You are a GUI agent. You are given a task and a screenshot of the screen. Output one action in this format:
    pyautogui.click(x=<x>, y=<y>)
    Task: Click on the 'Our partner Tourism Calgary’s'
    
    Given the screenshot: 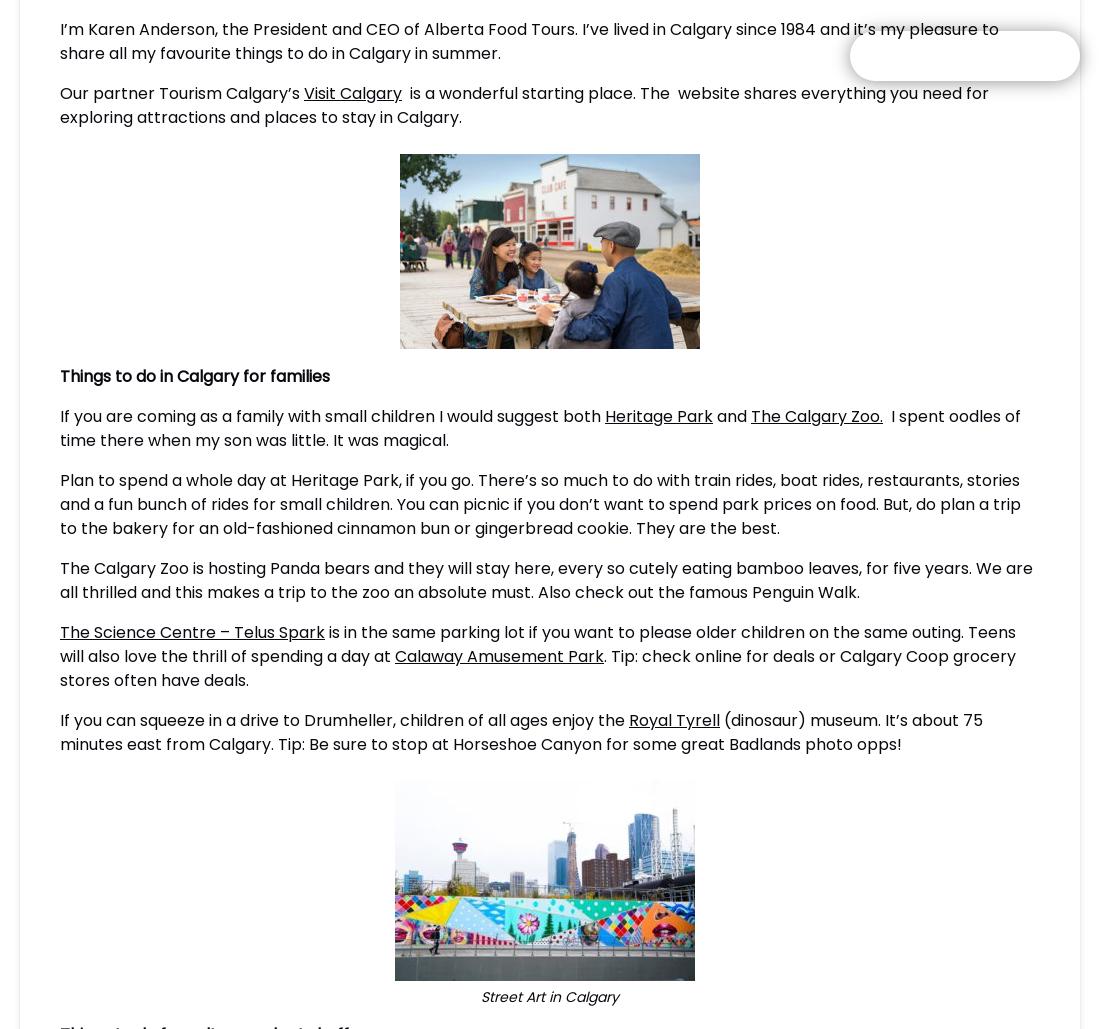 What is the action you would take?
    pyautogui.click(x=181, y=92)
    